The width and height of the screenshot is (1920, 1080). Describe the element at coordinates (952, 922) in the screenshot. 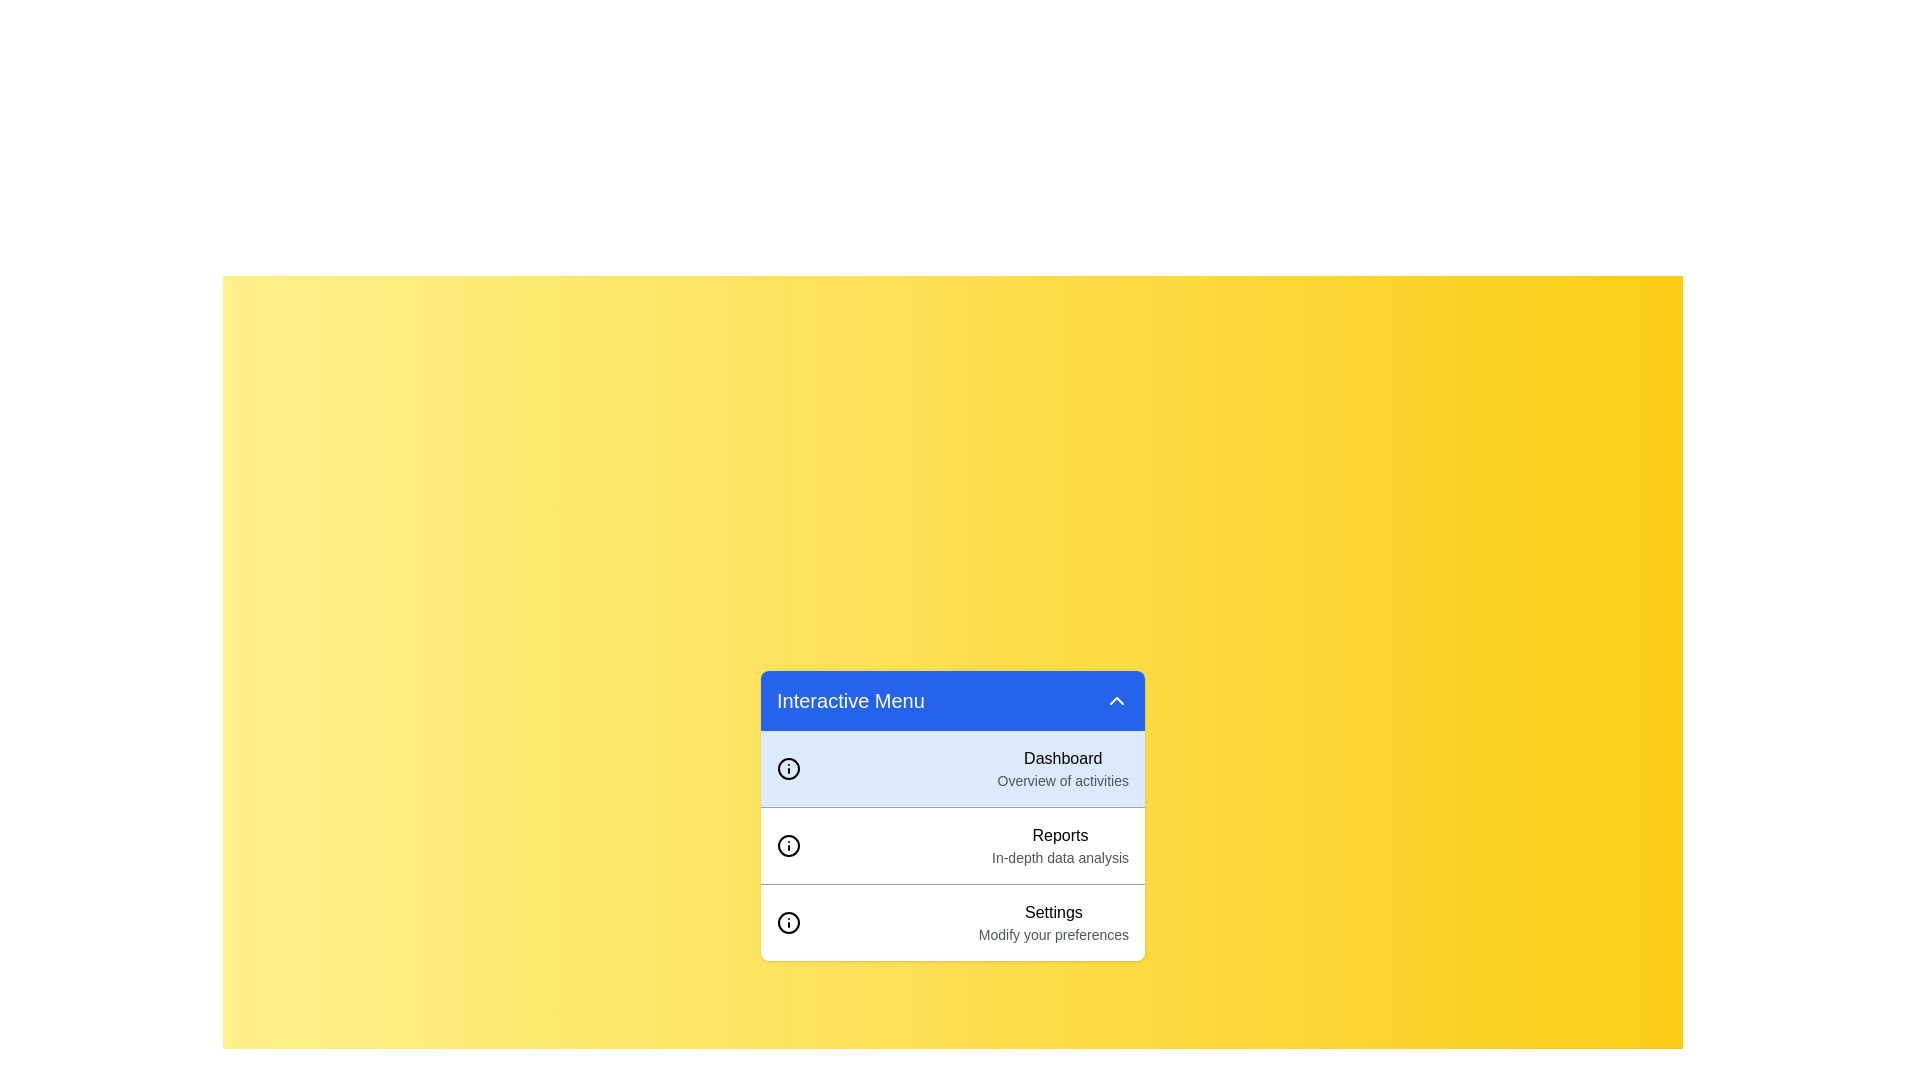

I see `the item Settings from the list` at that location.